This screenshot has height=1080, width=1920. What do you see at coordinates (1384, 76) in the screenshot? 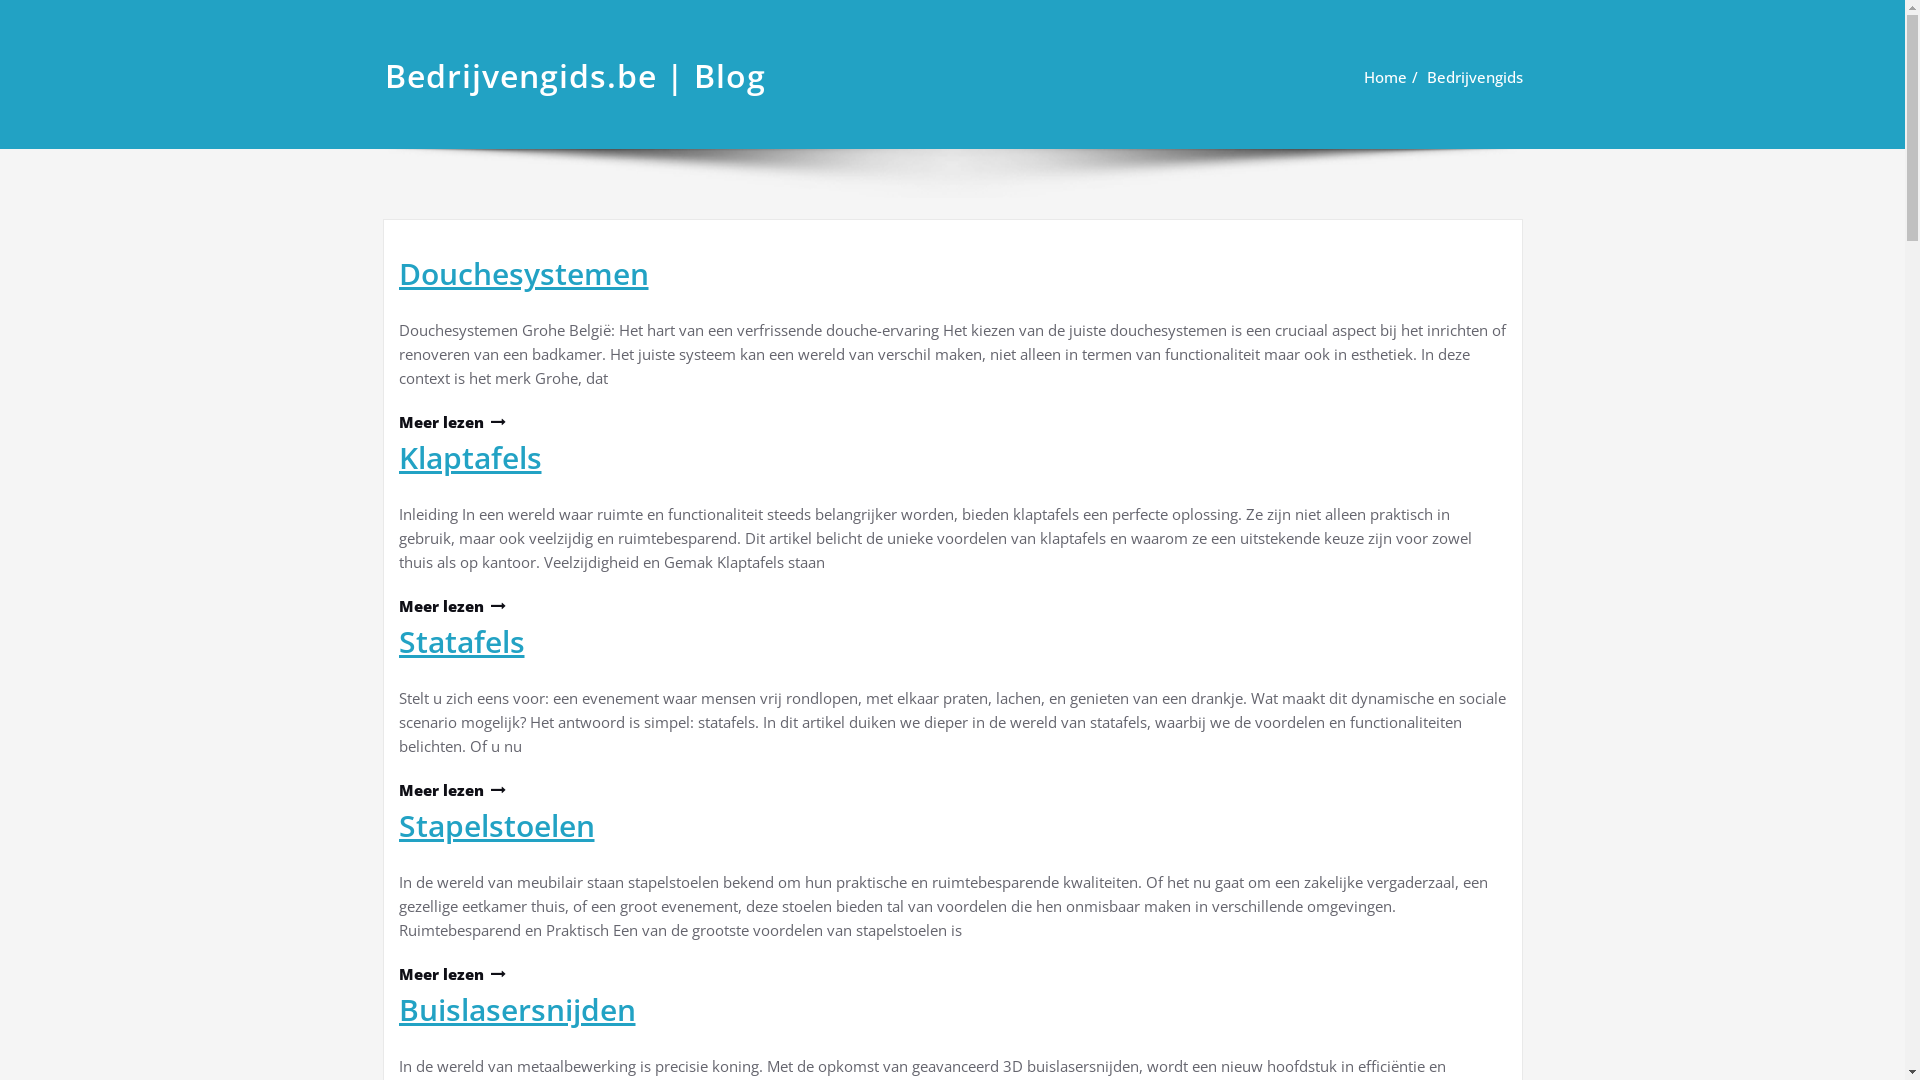
I see `'Home'` at bounding box center [1384, 76].